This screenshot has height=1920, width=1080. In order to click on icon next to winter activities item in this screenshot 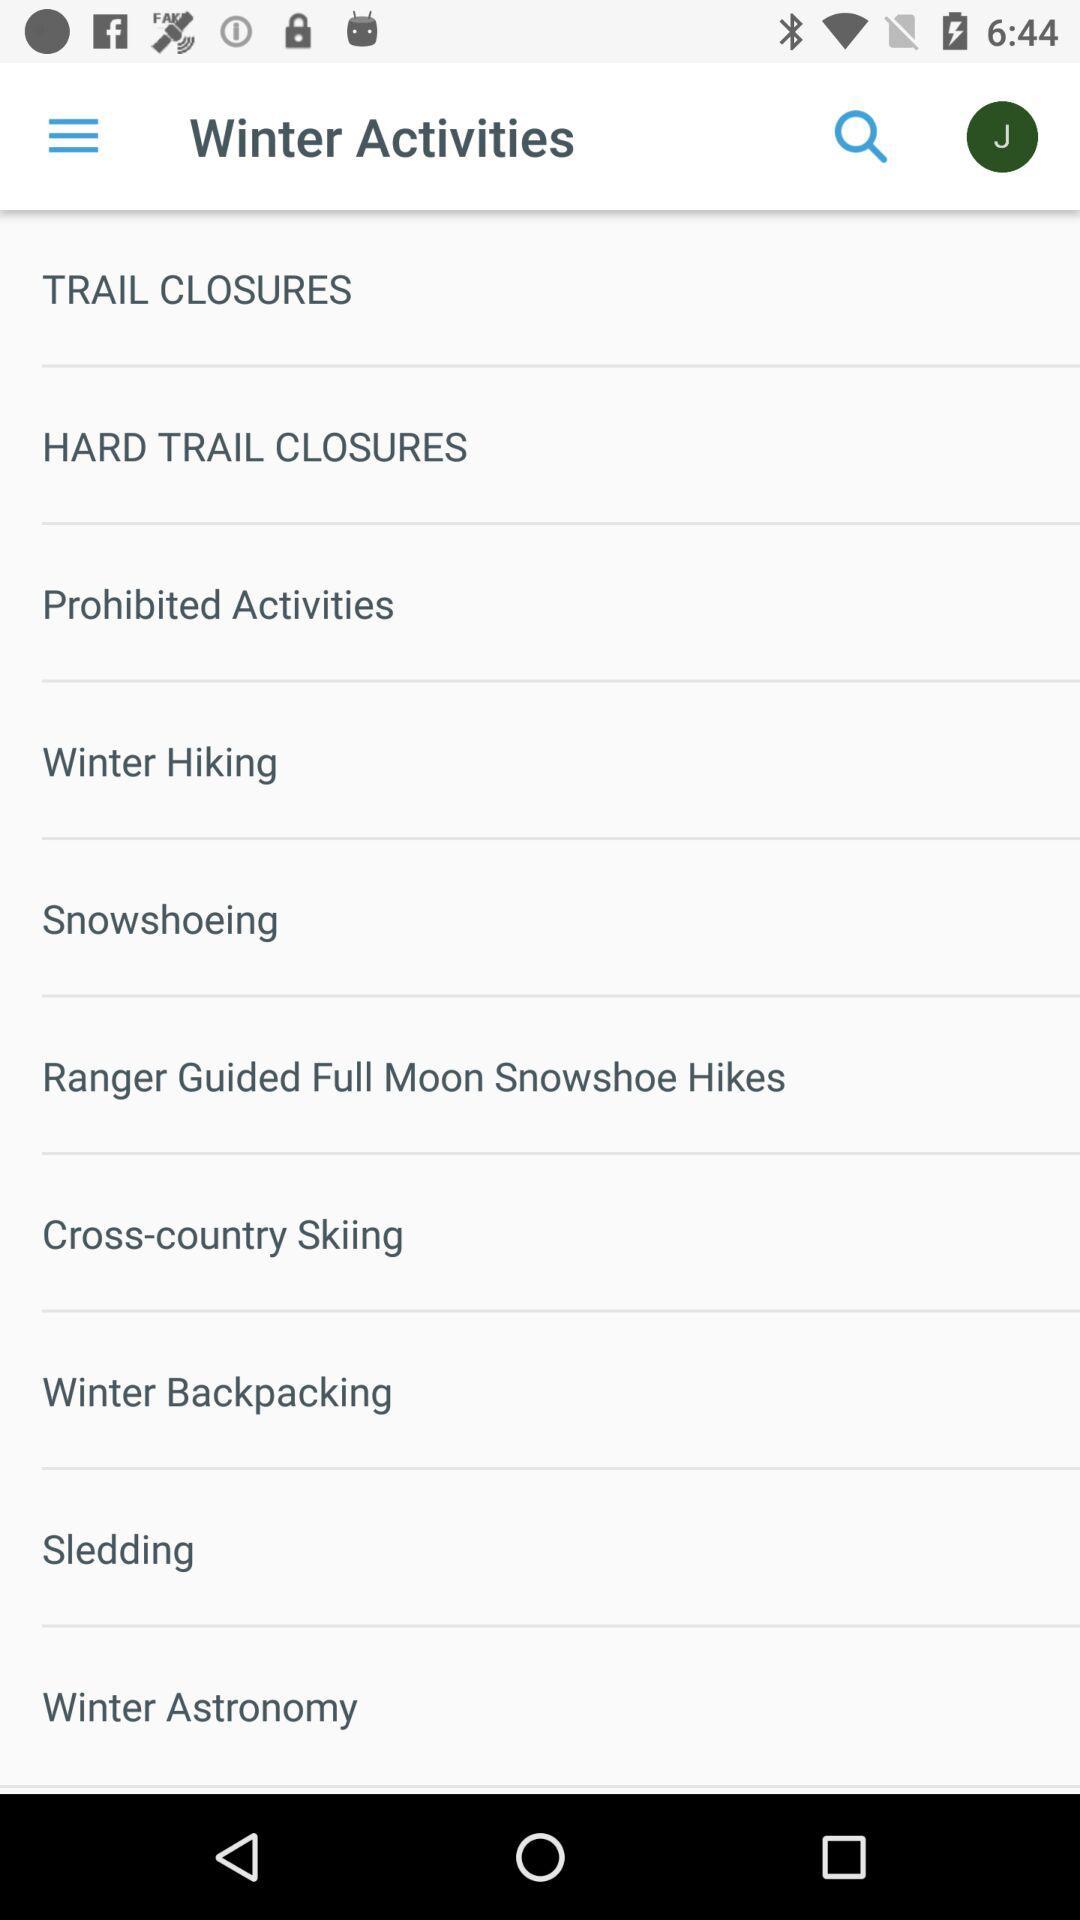, I will do `click(860, 135)`.